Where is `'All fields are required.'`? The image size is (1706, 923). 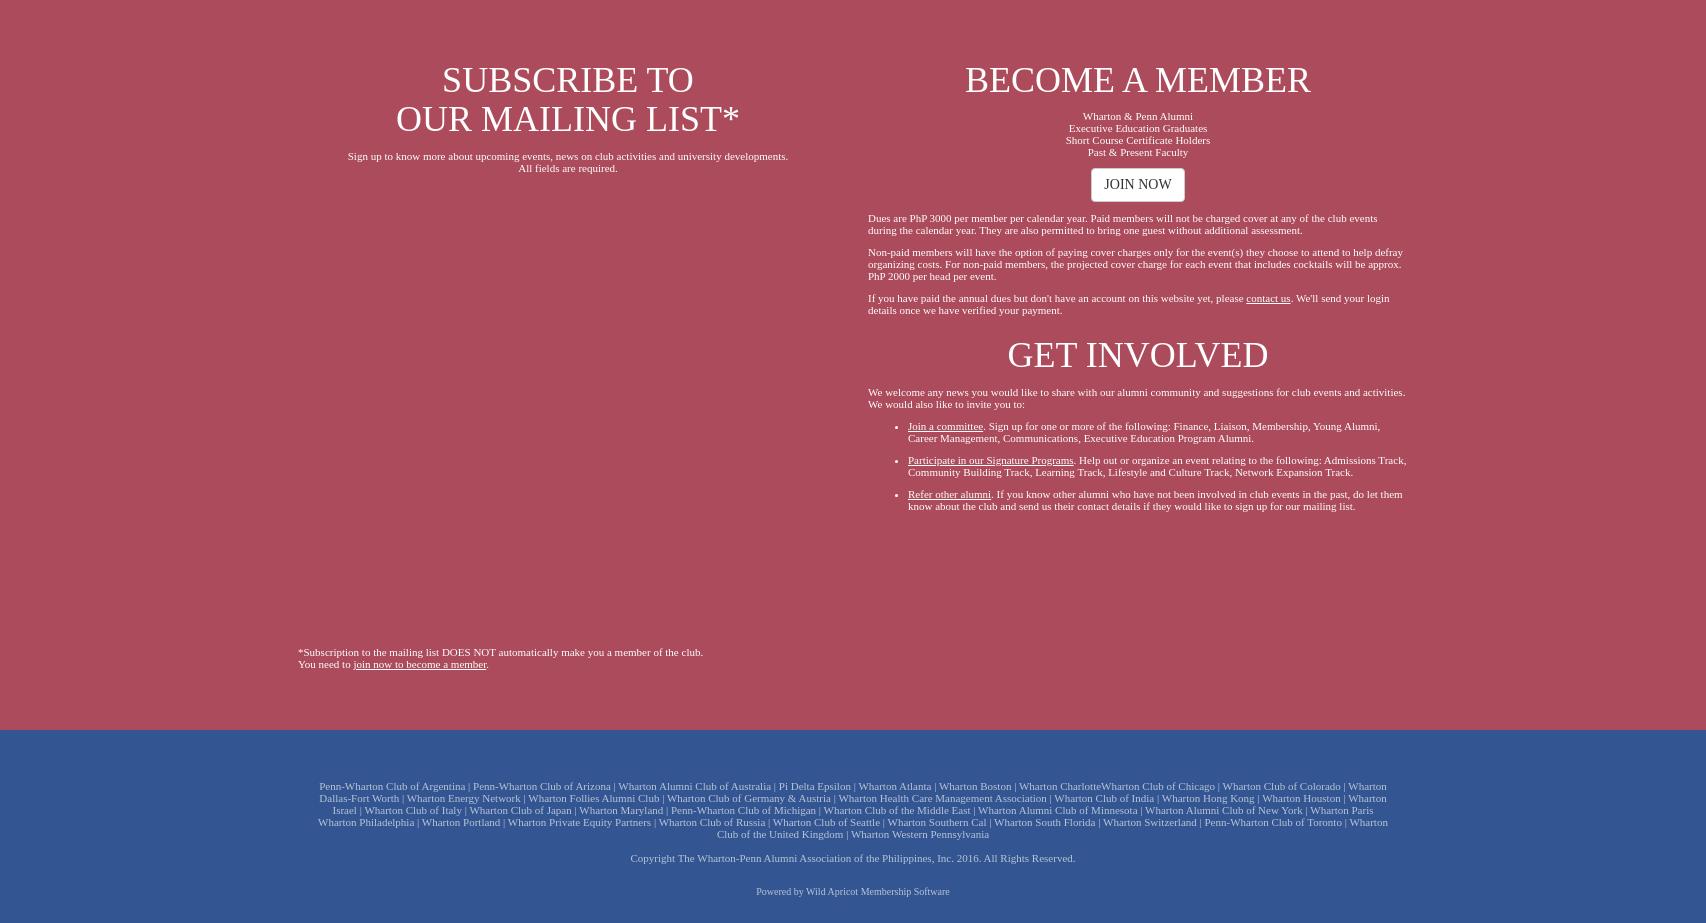 'All fields are required.' is located at coordinates (566, 166).